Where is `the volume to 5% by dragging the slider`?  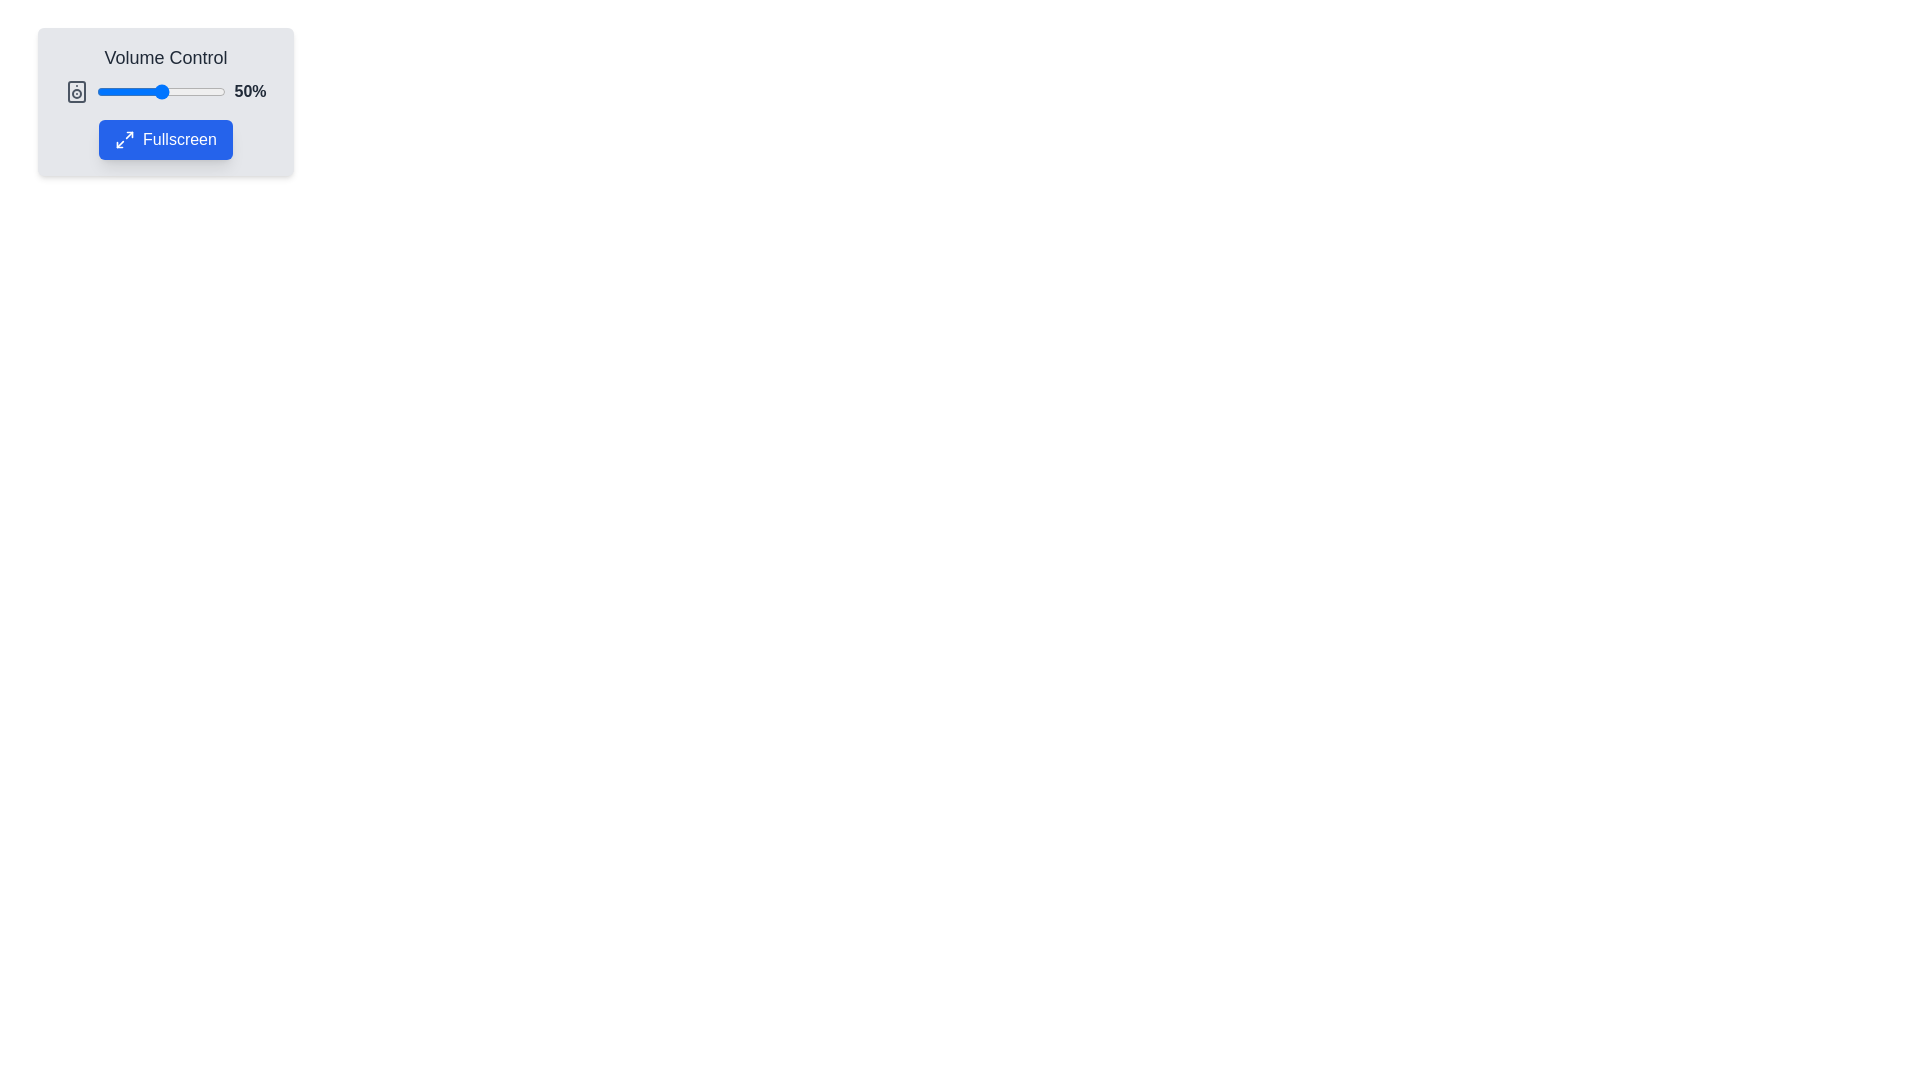
the volume to 5% by dragging the slider is located at coordinates (102, 92).